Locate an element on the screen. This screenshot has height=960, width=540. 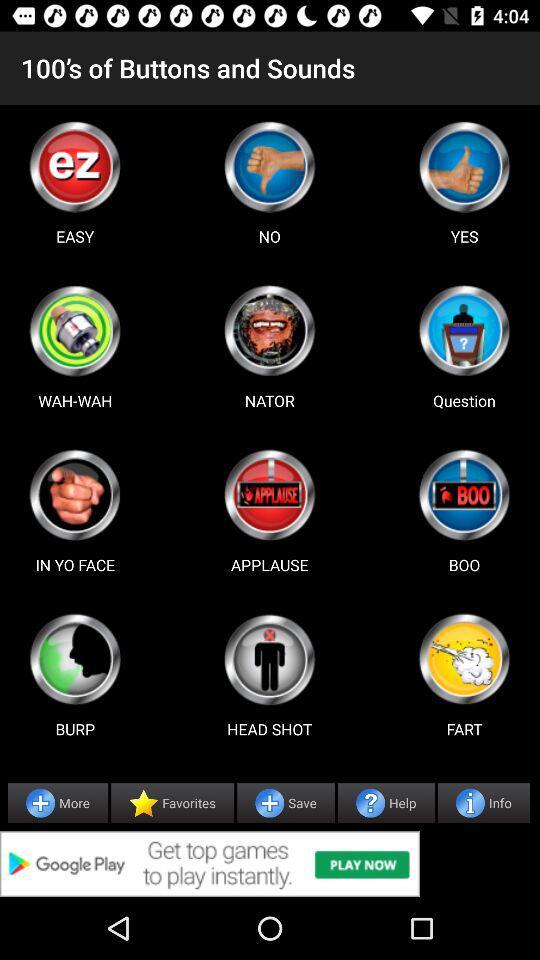
listen nator is located at coordinates (269, 330).